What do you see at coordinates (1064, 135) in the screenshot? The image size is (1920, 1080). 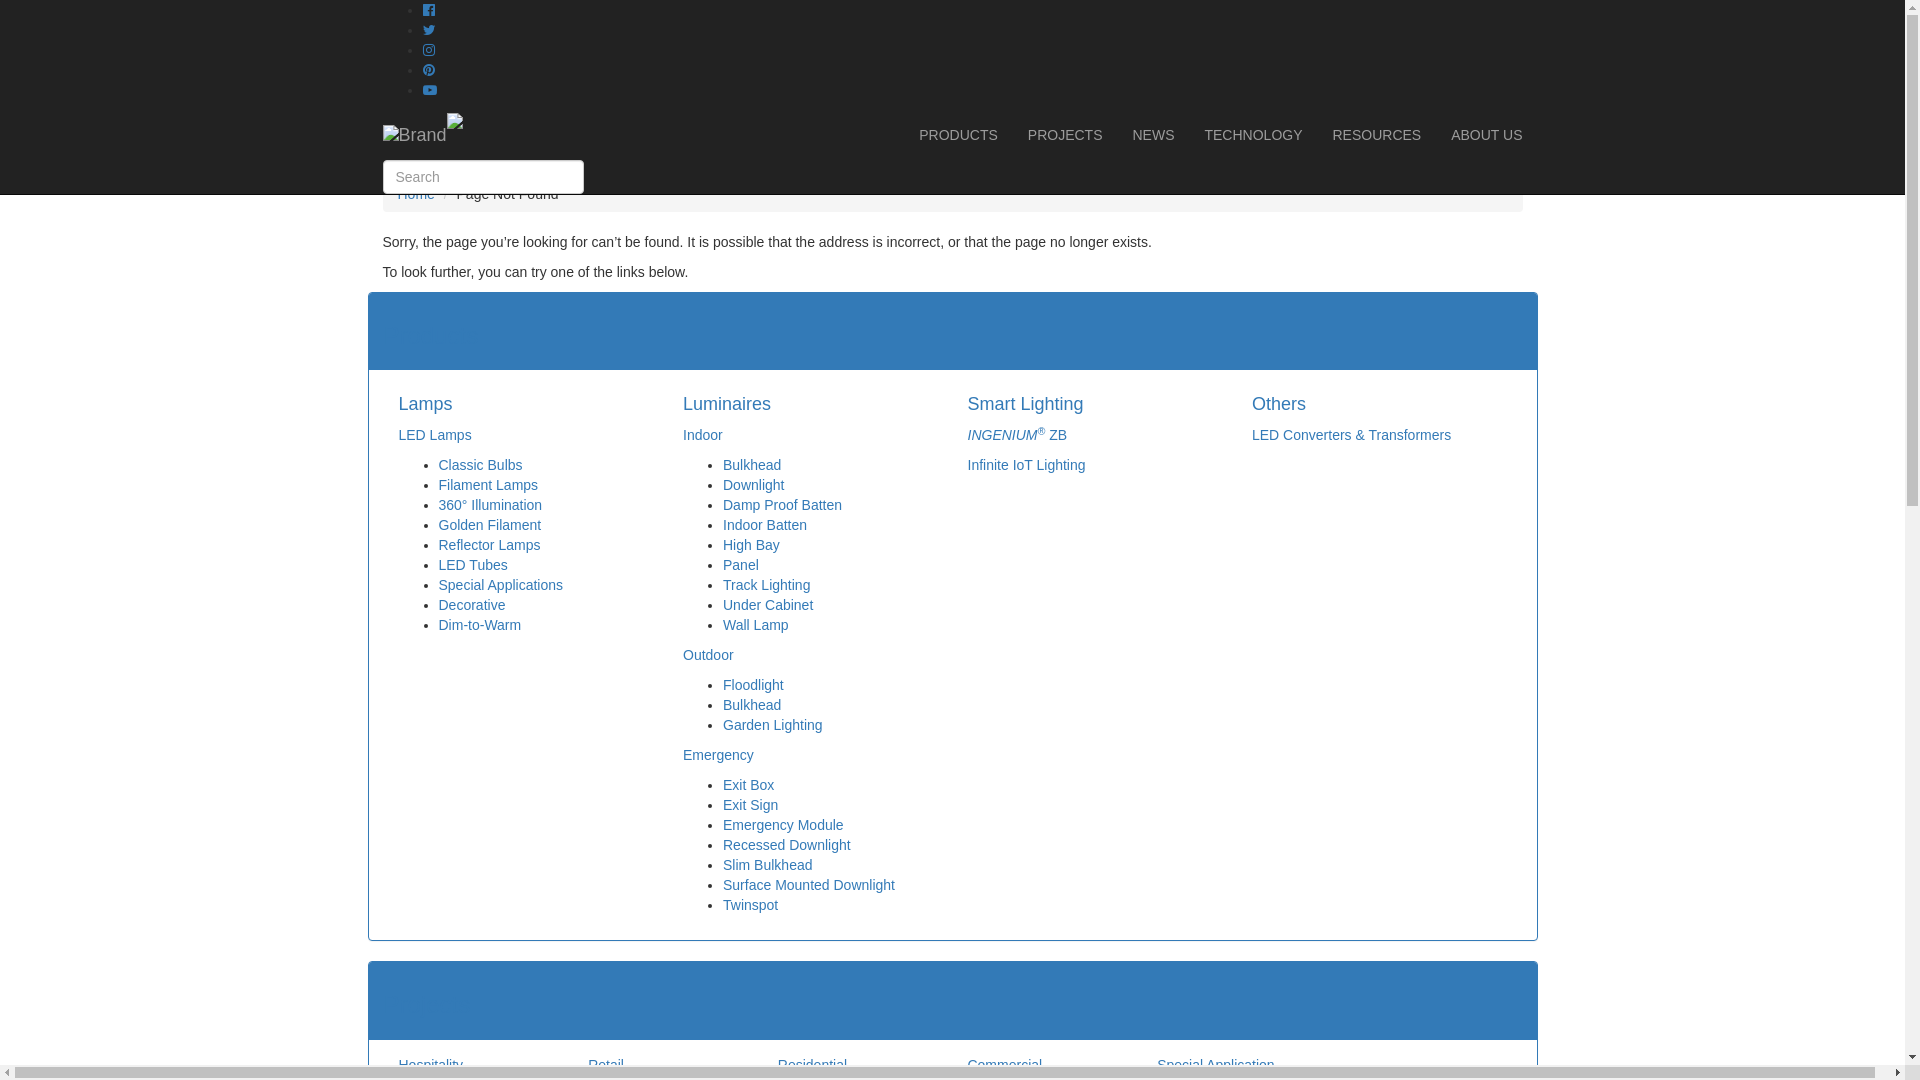 I see `'PROJECTS'` at bounding box center [1064, 135].